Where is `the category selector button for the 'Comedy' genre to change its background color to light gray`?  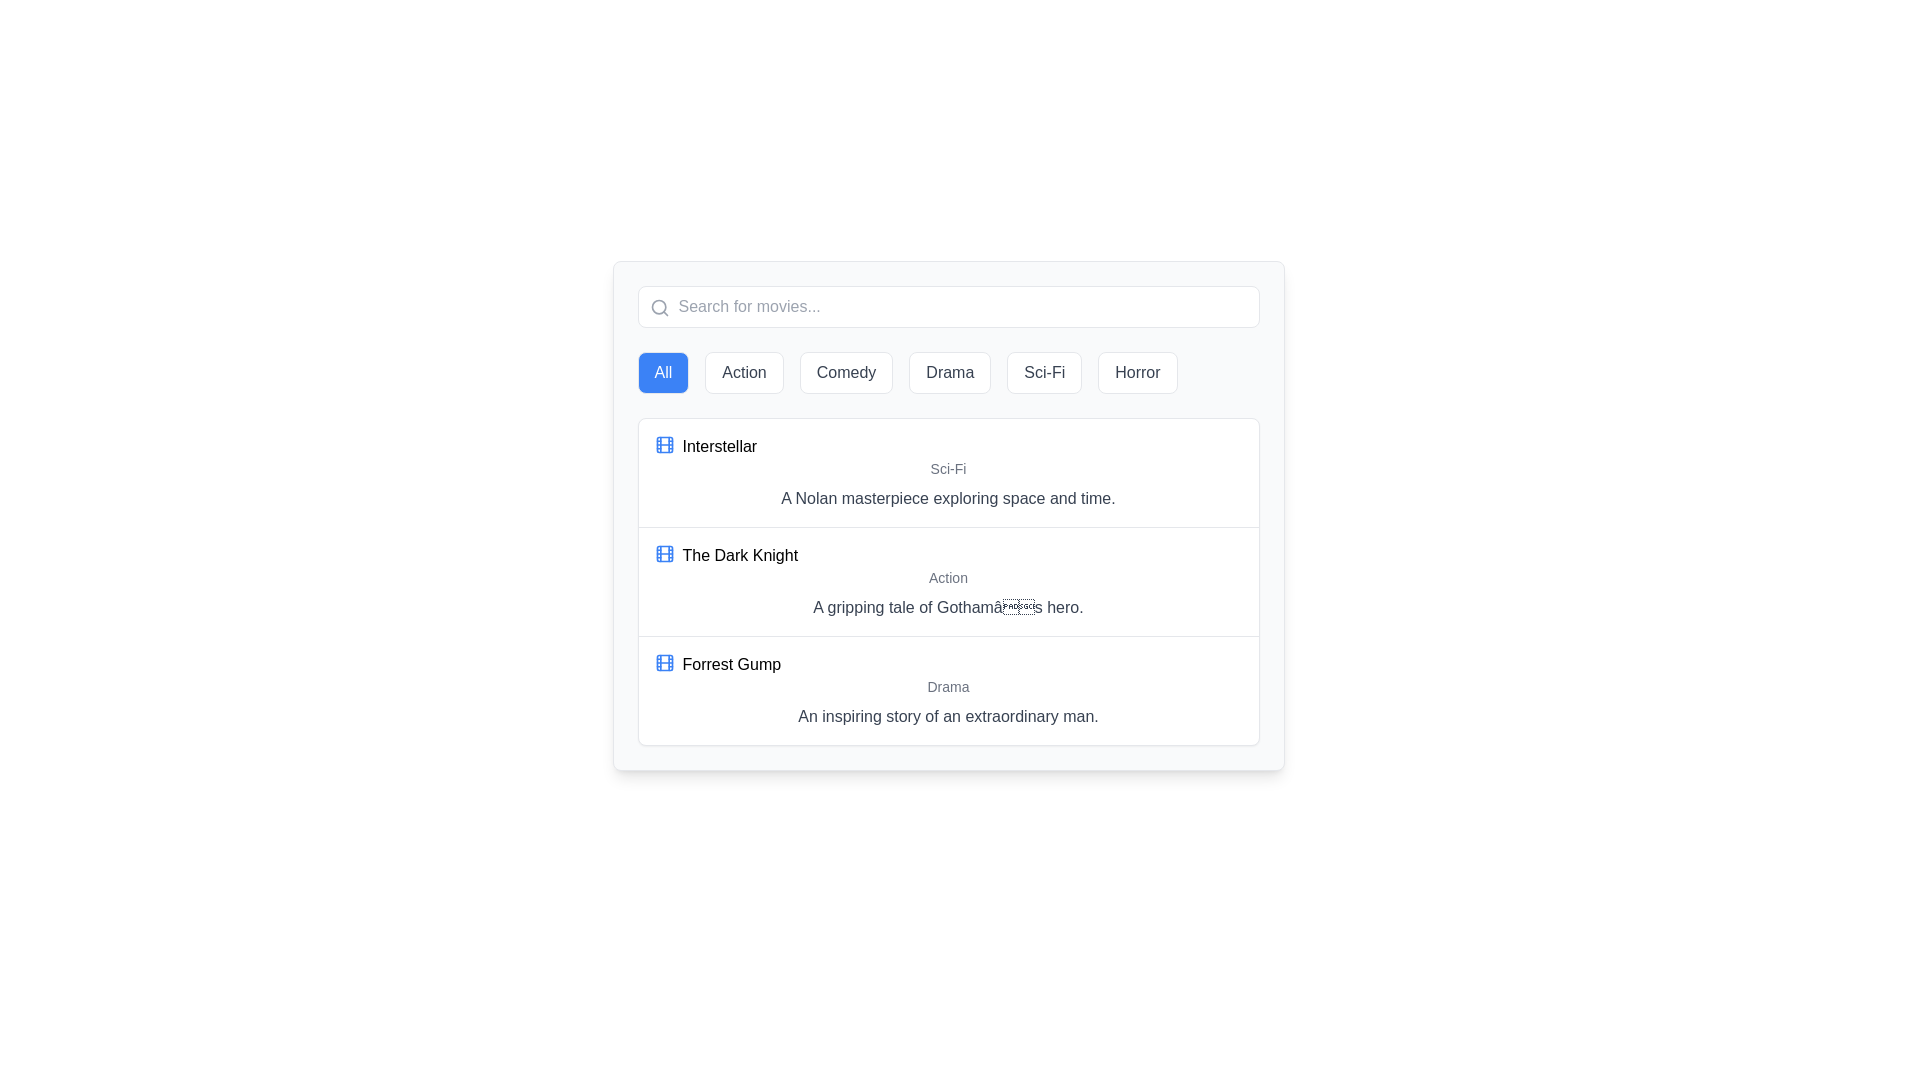
the category selector button for the 'Comedy' genre to change its background color to light gray is located at coordinates (846, 373).